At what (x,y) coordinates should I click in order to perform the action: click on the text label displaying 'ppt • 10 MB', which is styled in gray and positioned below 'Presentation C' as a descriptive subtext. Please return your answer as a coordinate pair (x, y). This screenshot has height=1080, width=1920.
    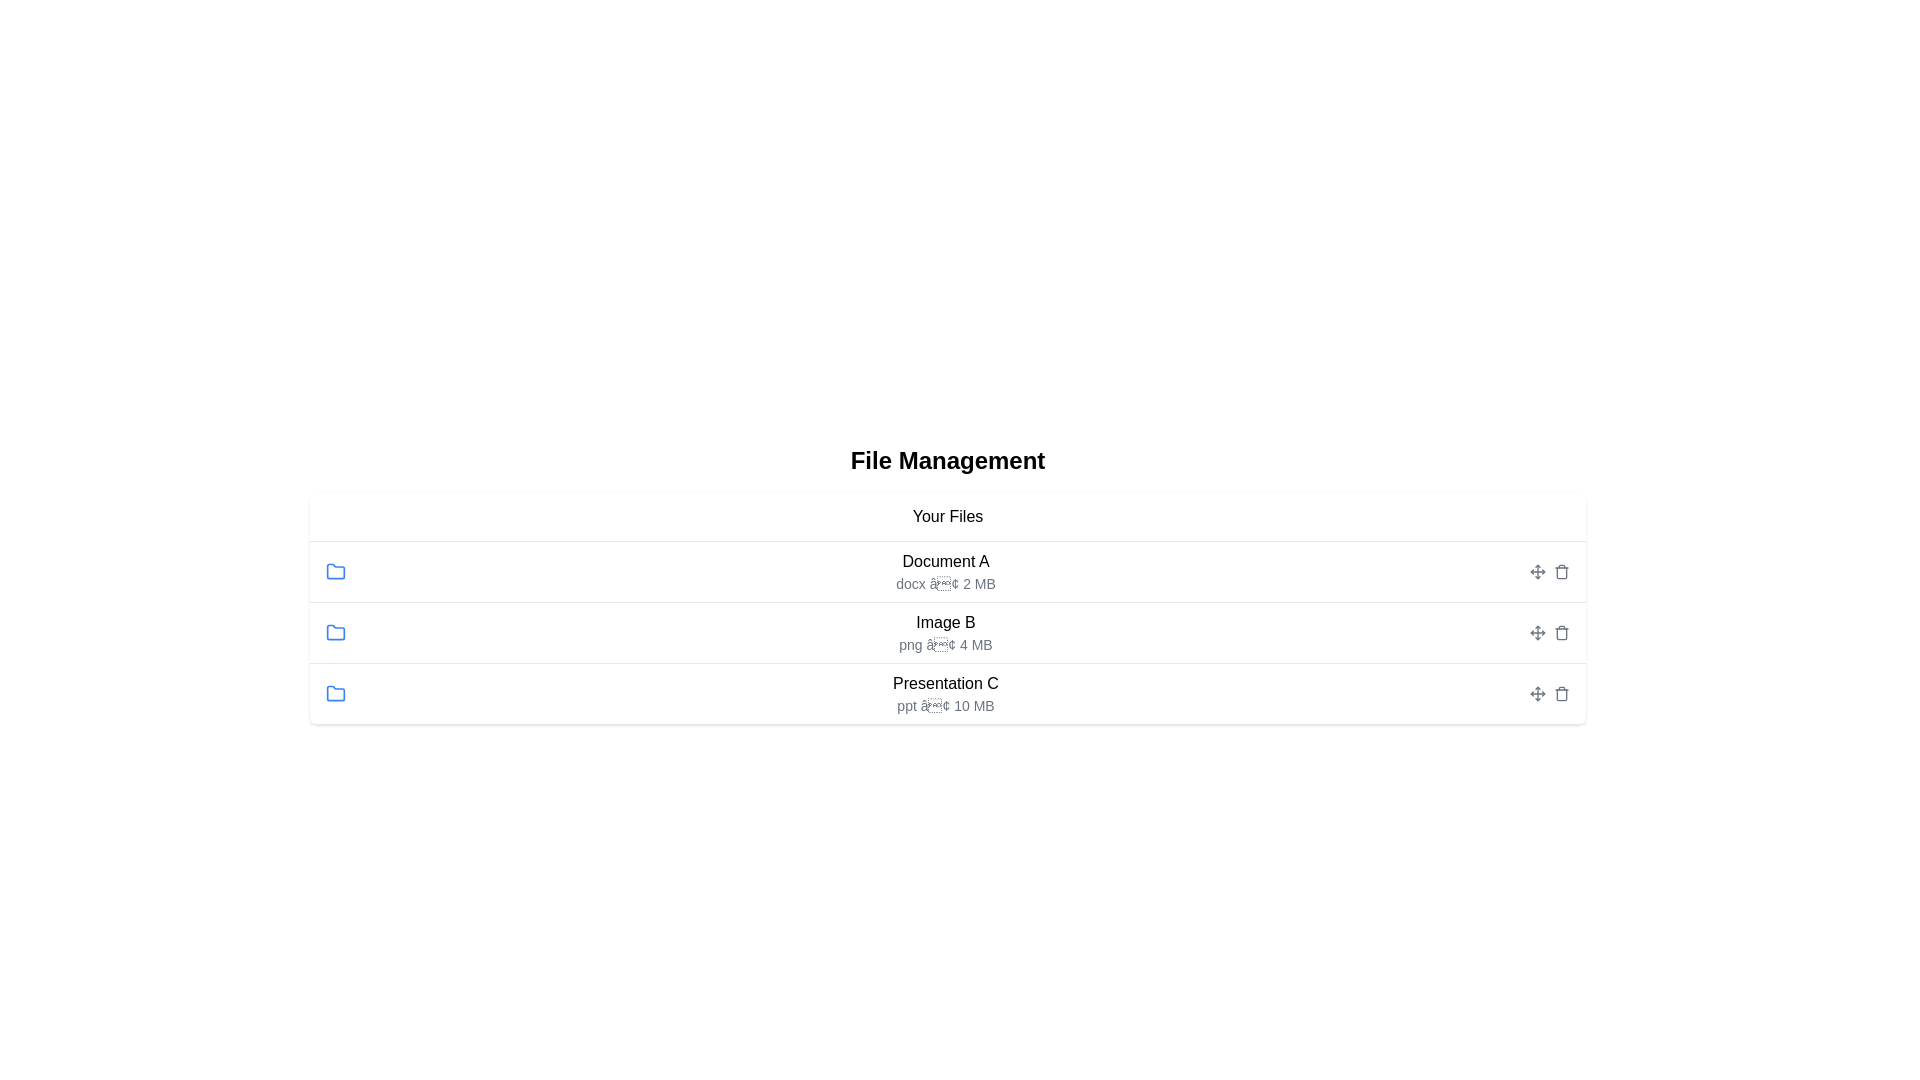
    Looking at the image, I should click on (944, 704).